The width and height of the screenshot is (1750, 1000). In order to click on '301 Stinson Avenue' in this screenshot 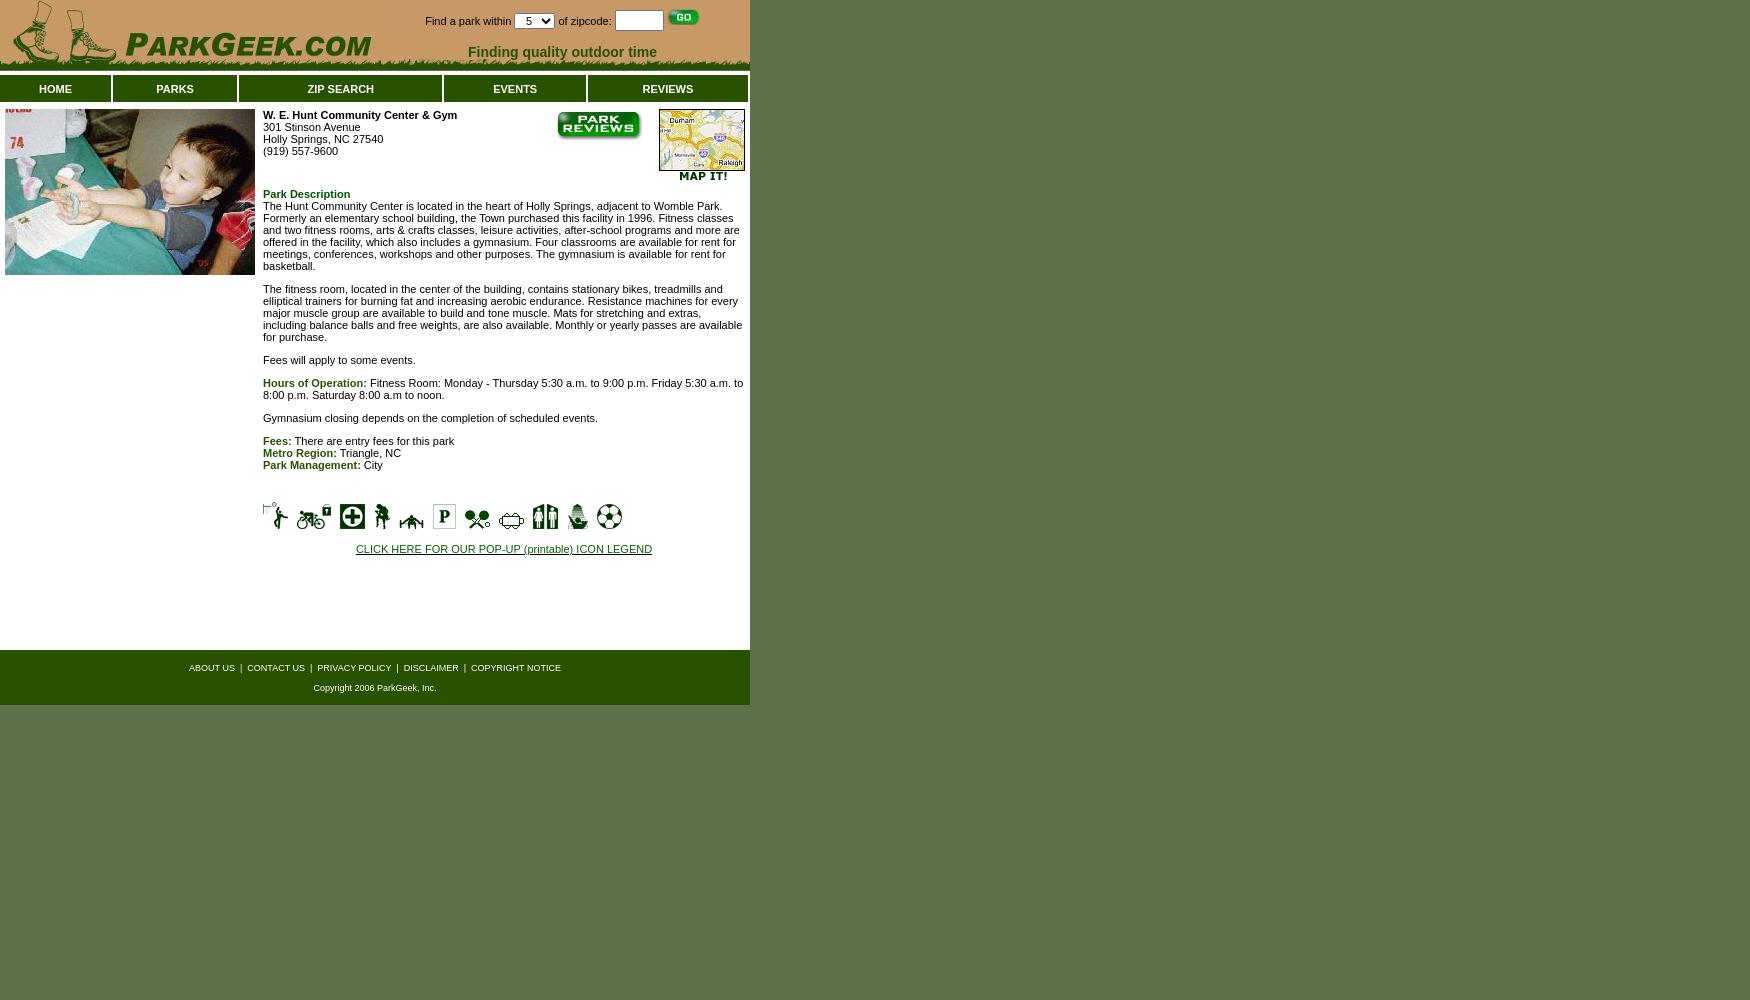, I will do `click(310, 127)`.